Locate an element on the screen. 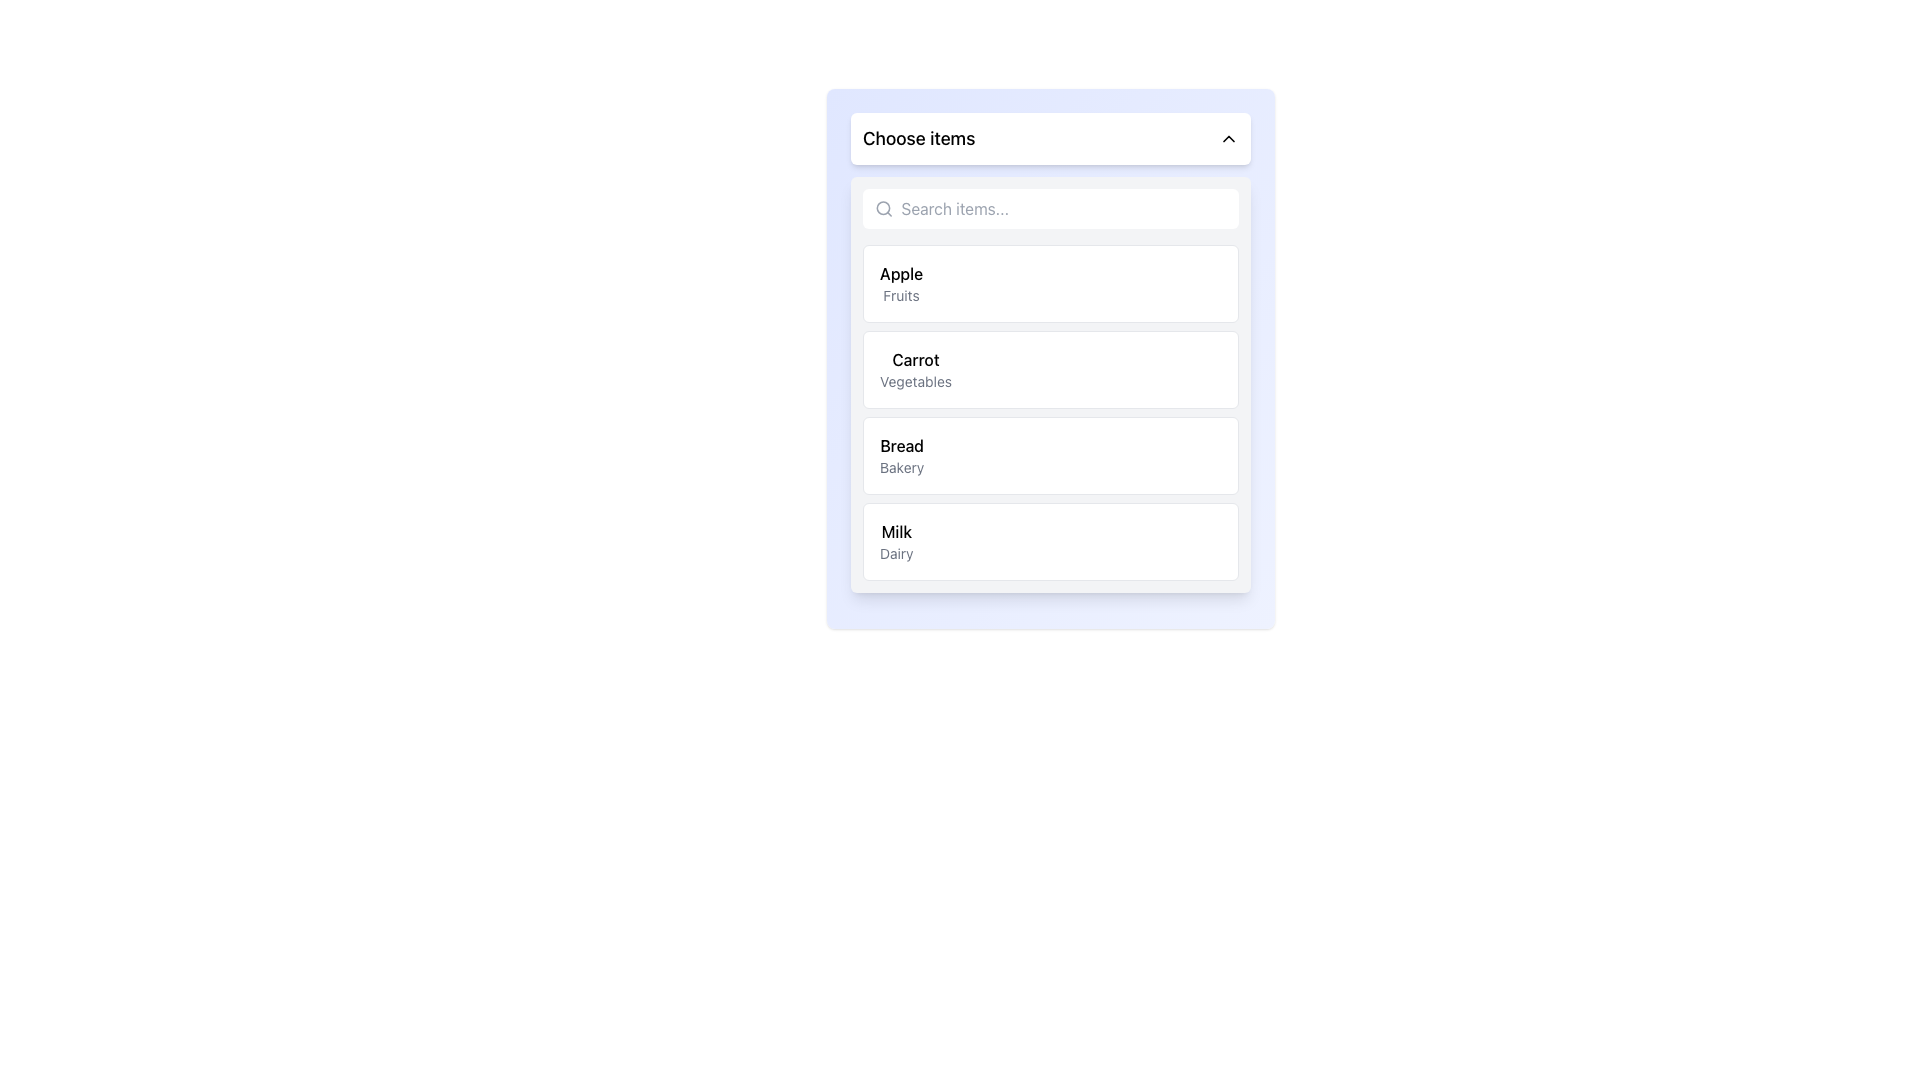  the descriptive text label located below the 'Carrot' text in the vegetable category is located at coordinates (915, 381).